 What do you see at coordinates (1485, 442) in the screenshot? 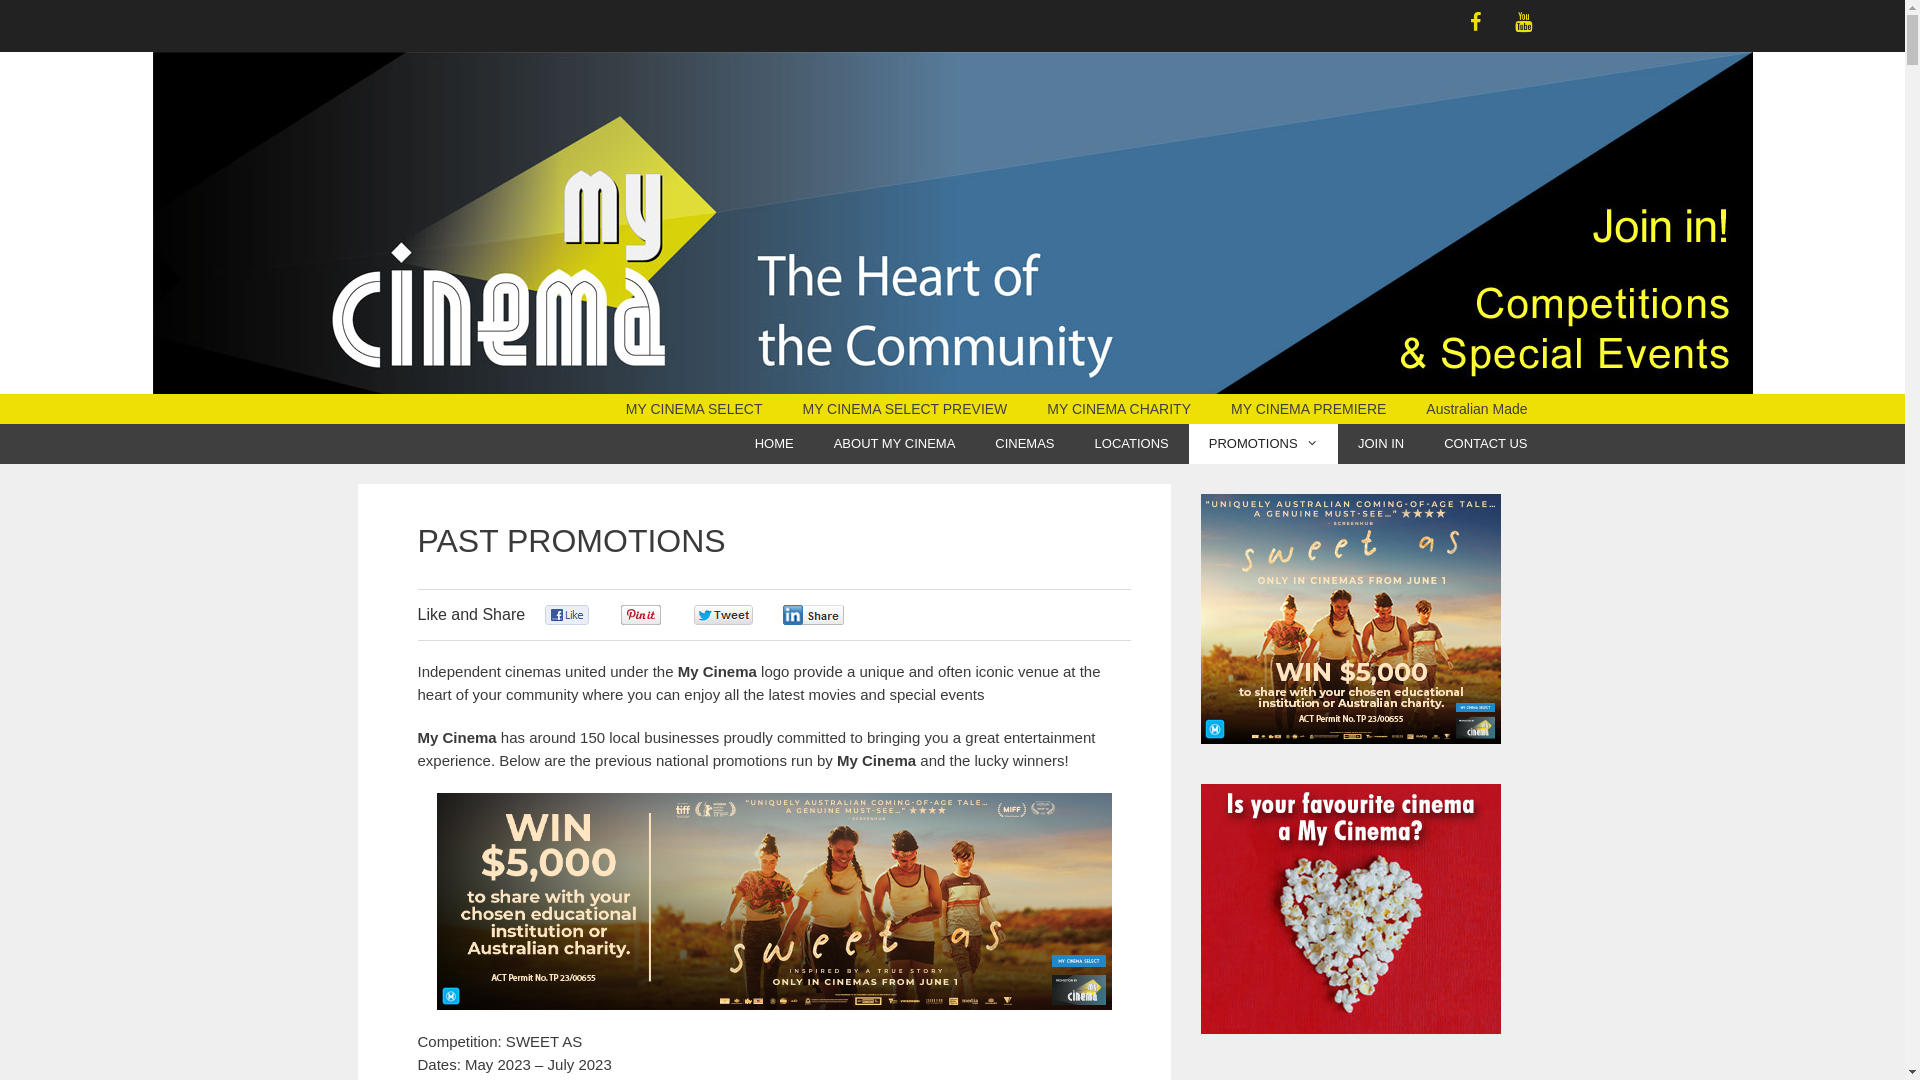
I see `'CONTACT US'` at bounding box center [1485, 442].